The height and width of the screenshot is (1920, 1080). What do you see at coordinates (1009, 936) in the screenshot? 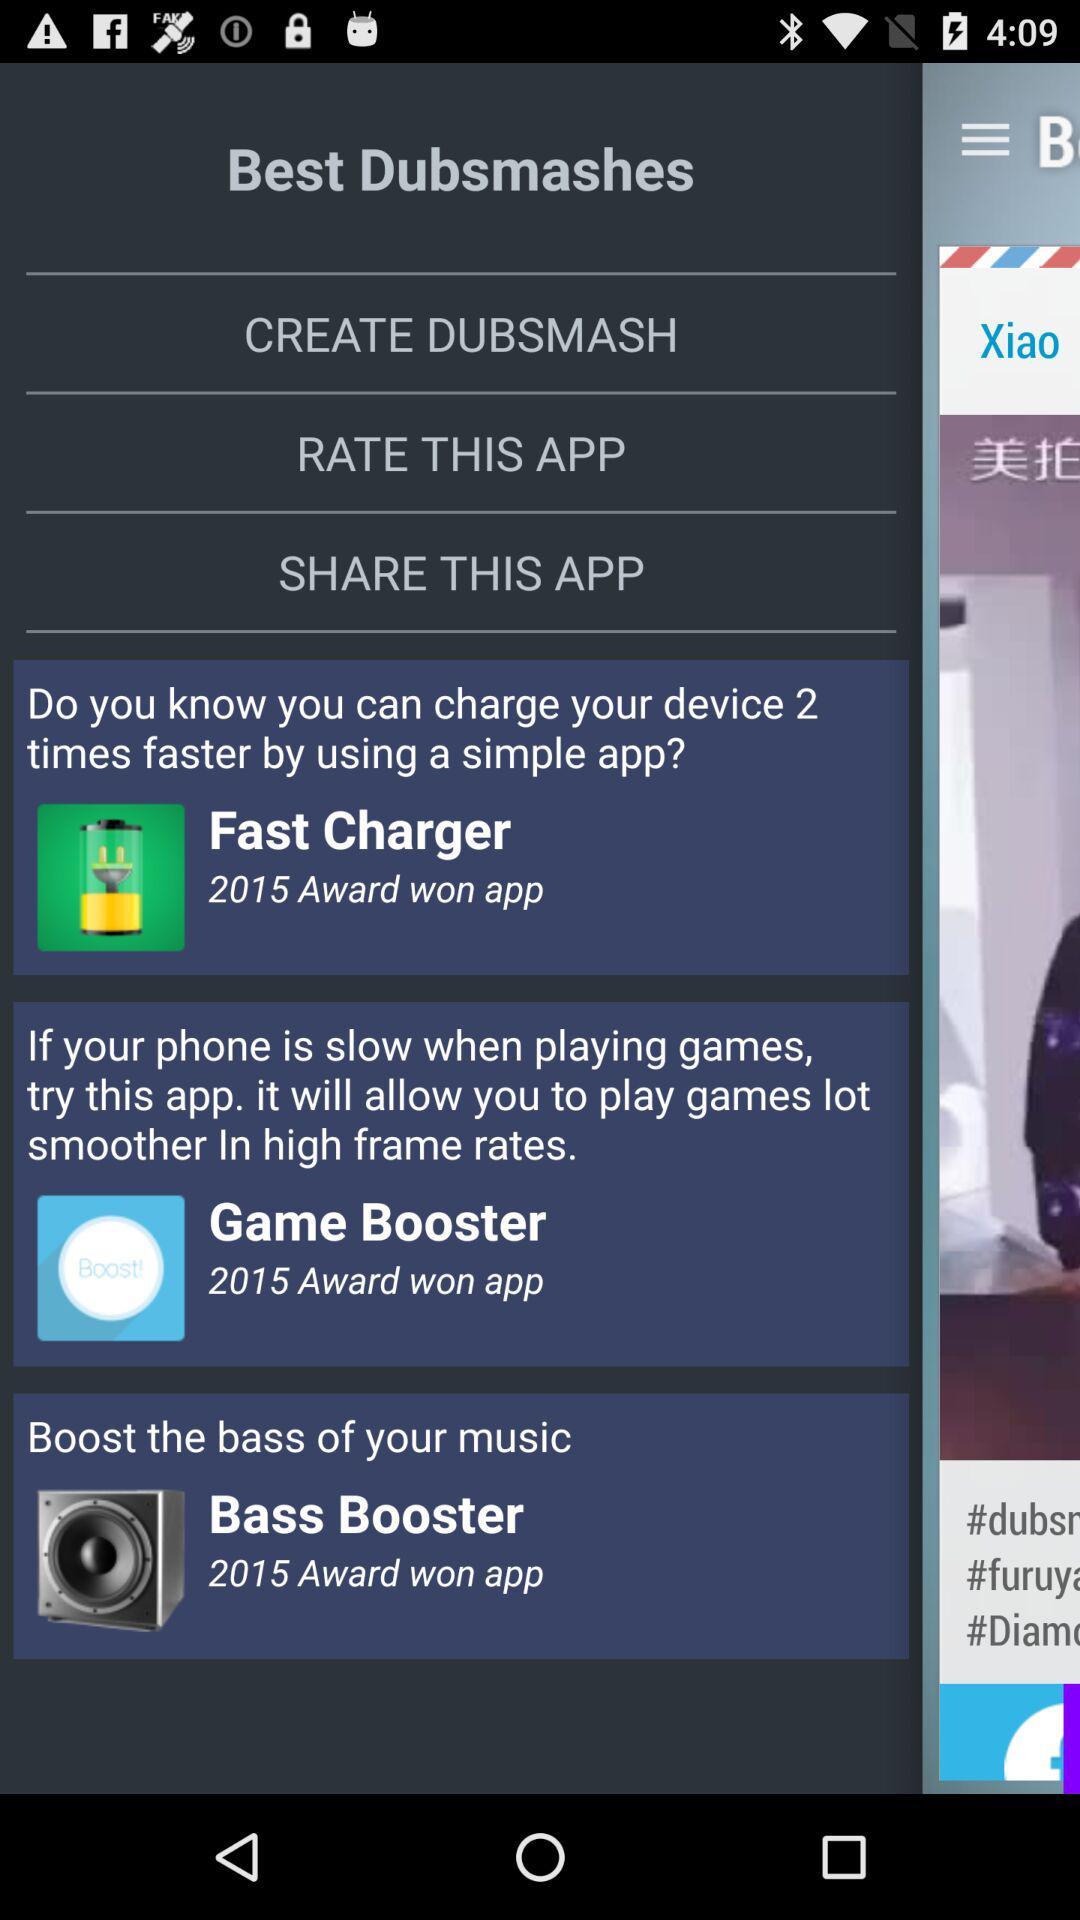
I see `the item next to the rate this app app` at bounding box center [1009, 936].